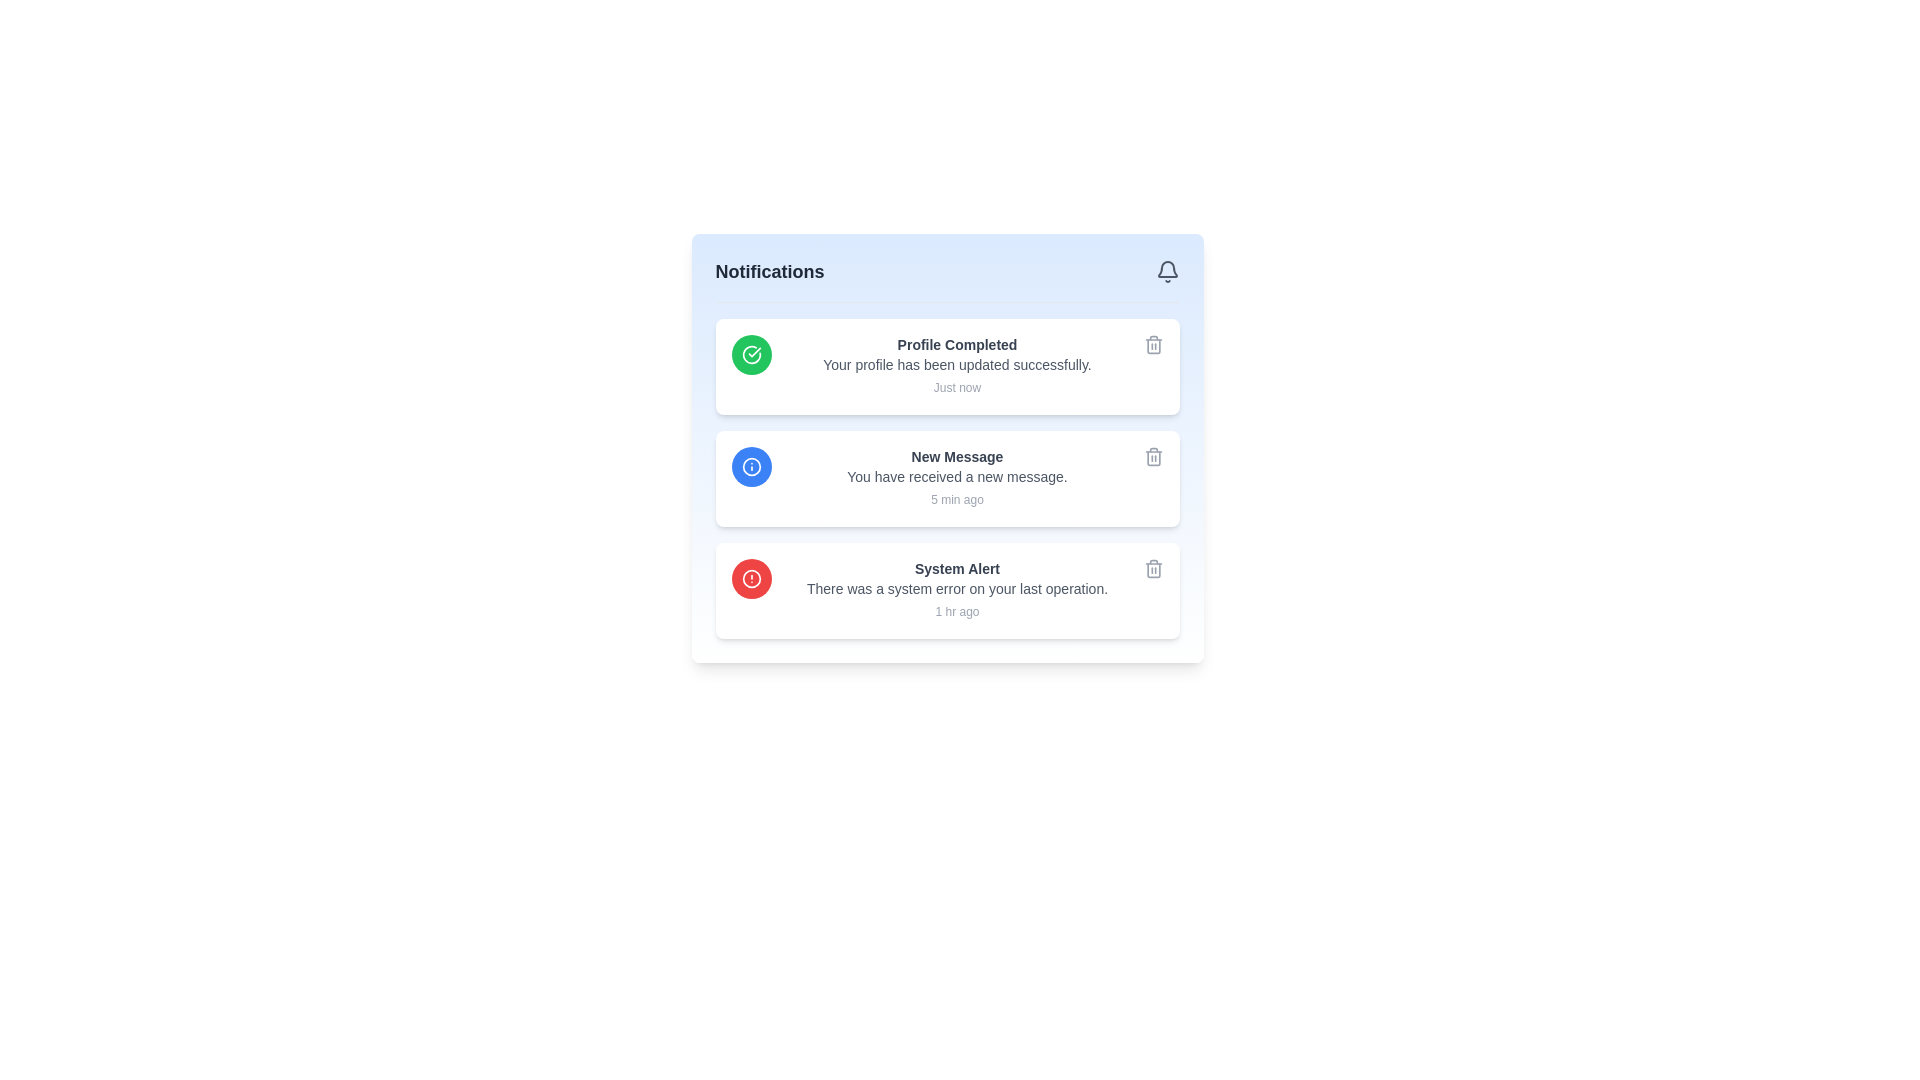 The image size is (1920, 1080). I want to click on the delete button for the notification located at the top right corner of the 'Profile Completed' card, so click(1153, 343).